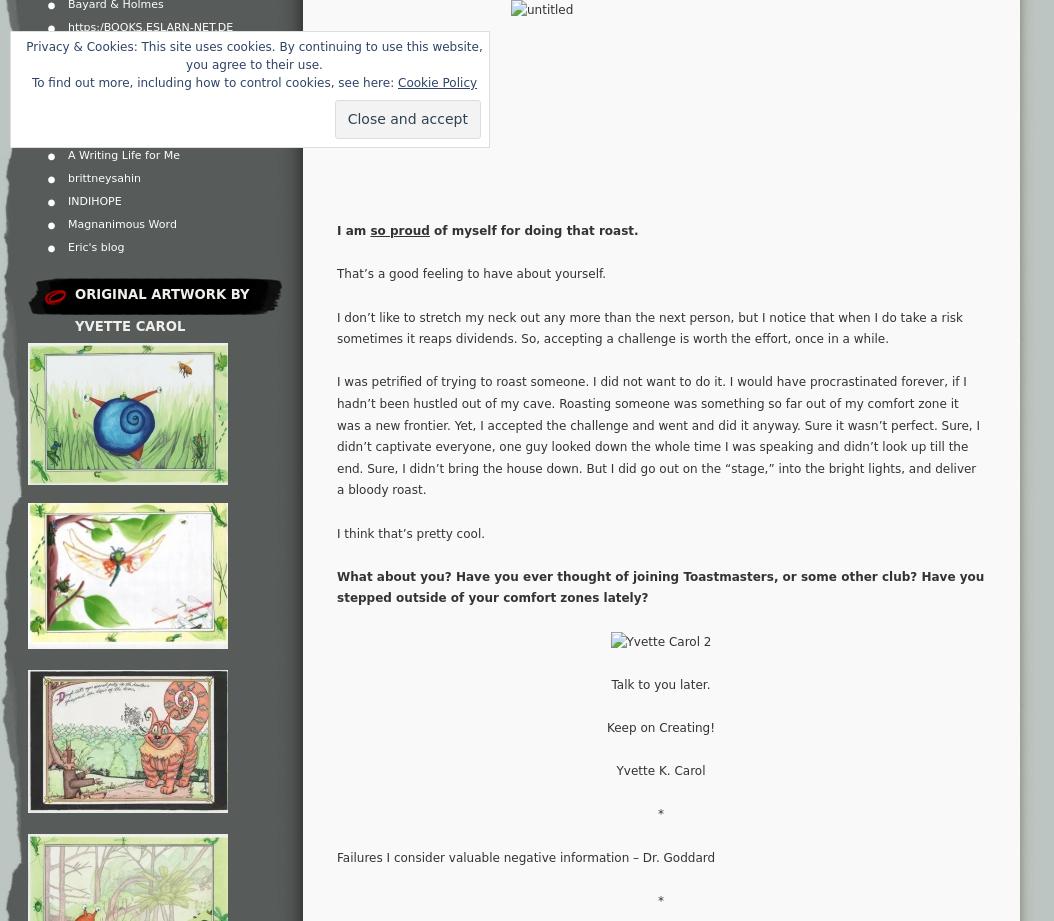 The image size is (1054, 921). Describe the element at coordinates (150, 27) in the screenshot. I see `'https:/BOOKS.ESLARN-NET.DE'` at that location.